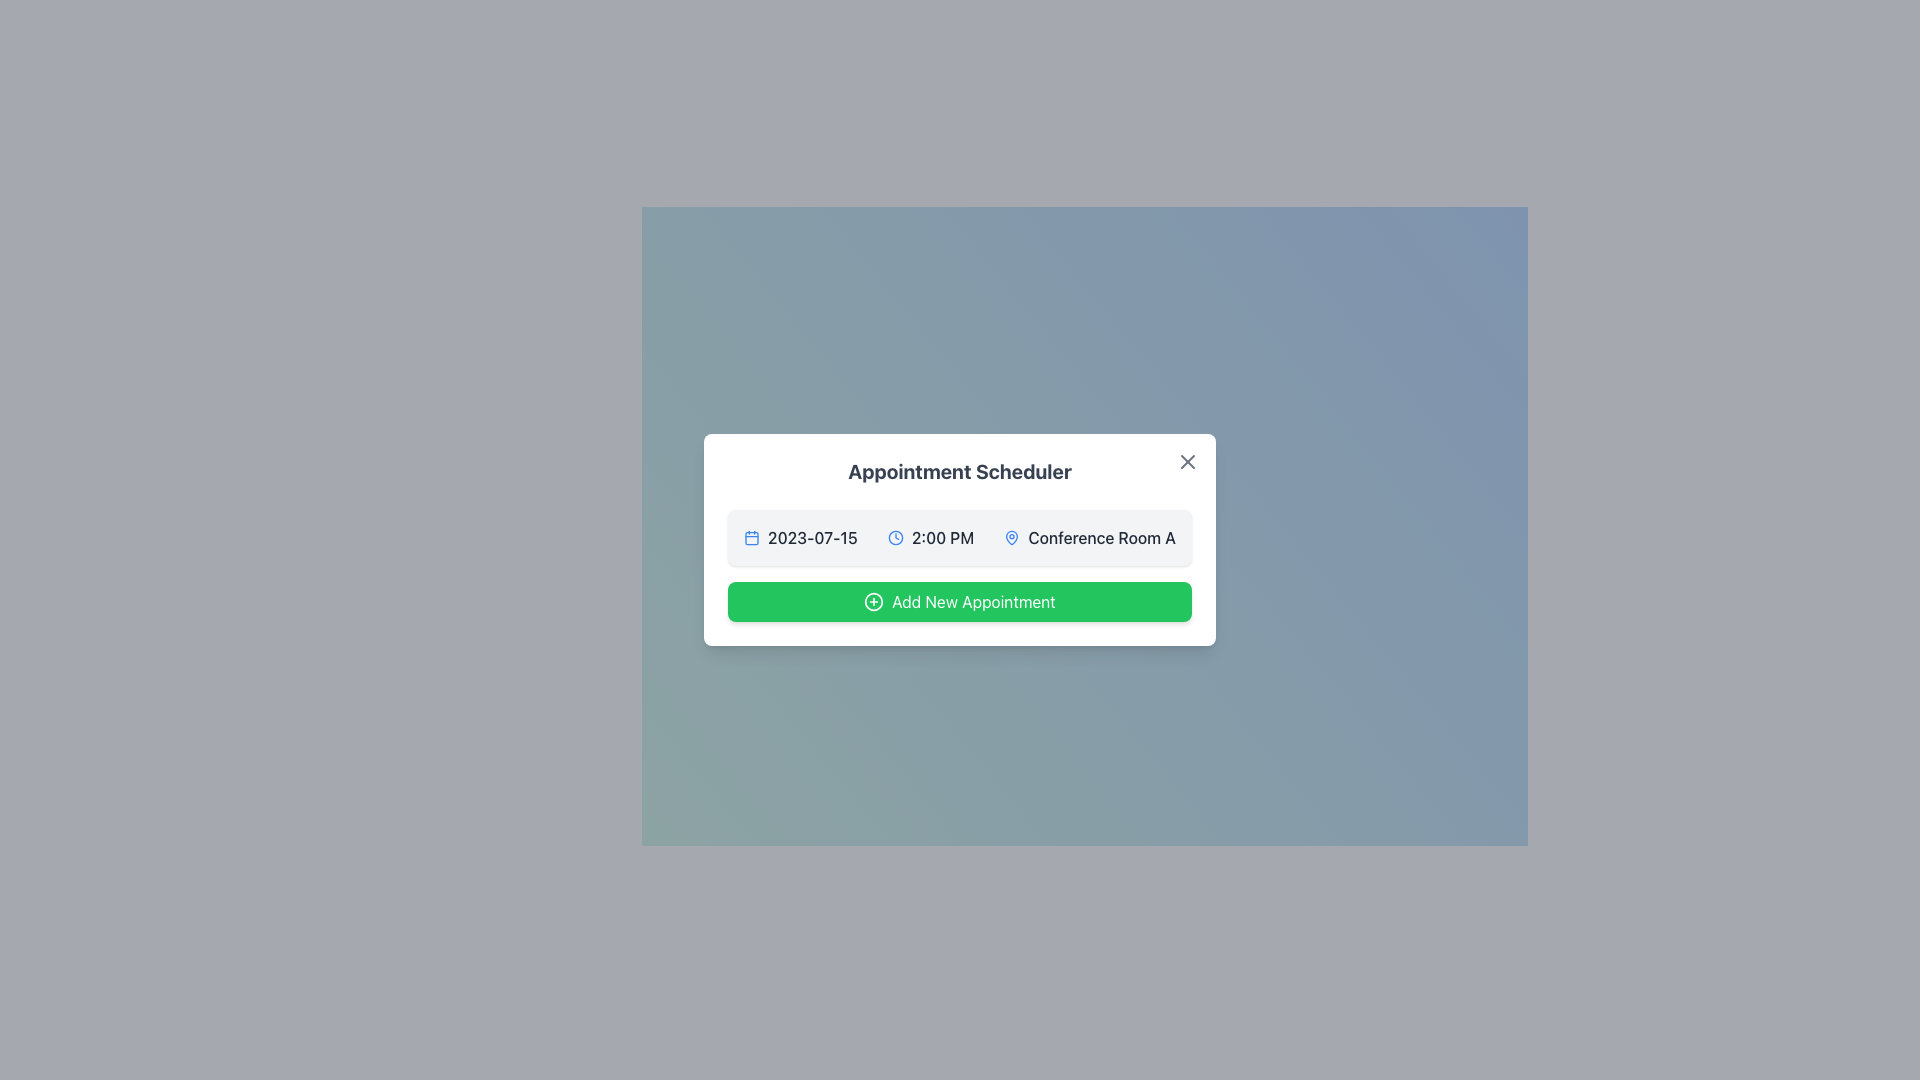 Image resolution: width=1920 pixels, height=1080 pixels. What do you see at coordinates (1012, 536) in the screenshot?
I see `the SVG location icon next to the text label 'Conference Room A'` at bounding box center [1012, 536].